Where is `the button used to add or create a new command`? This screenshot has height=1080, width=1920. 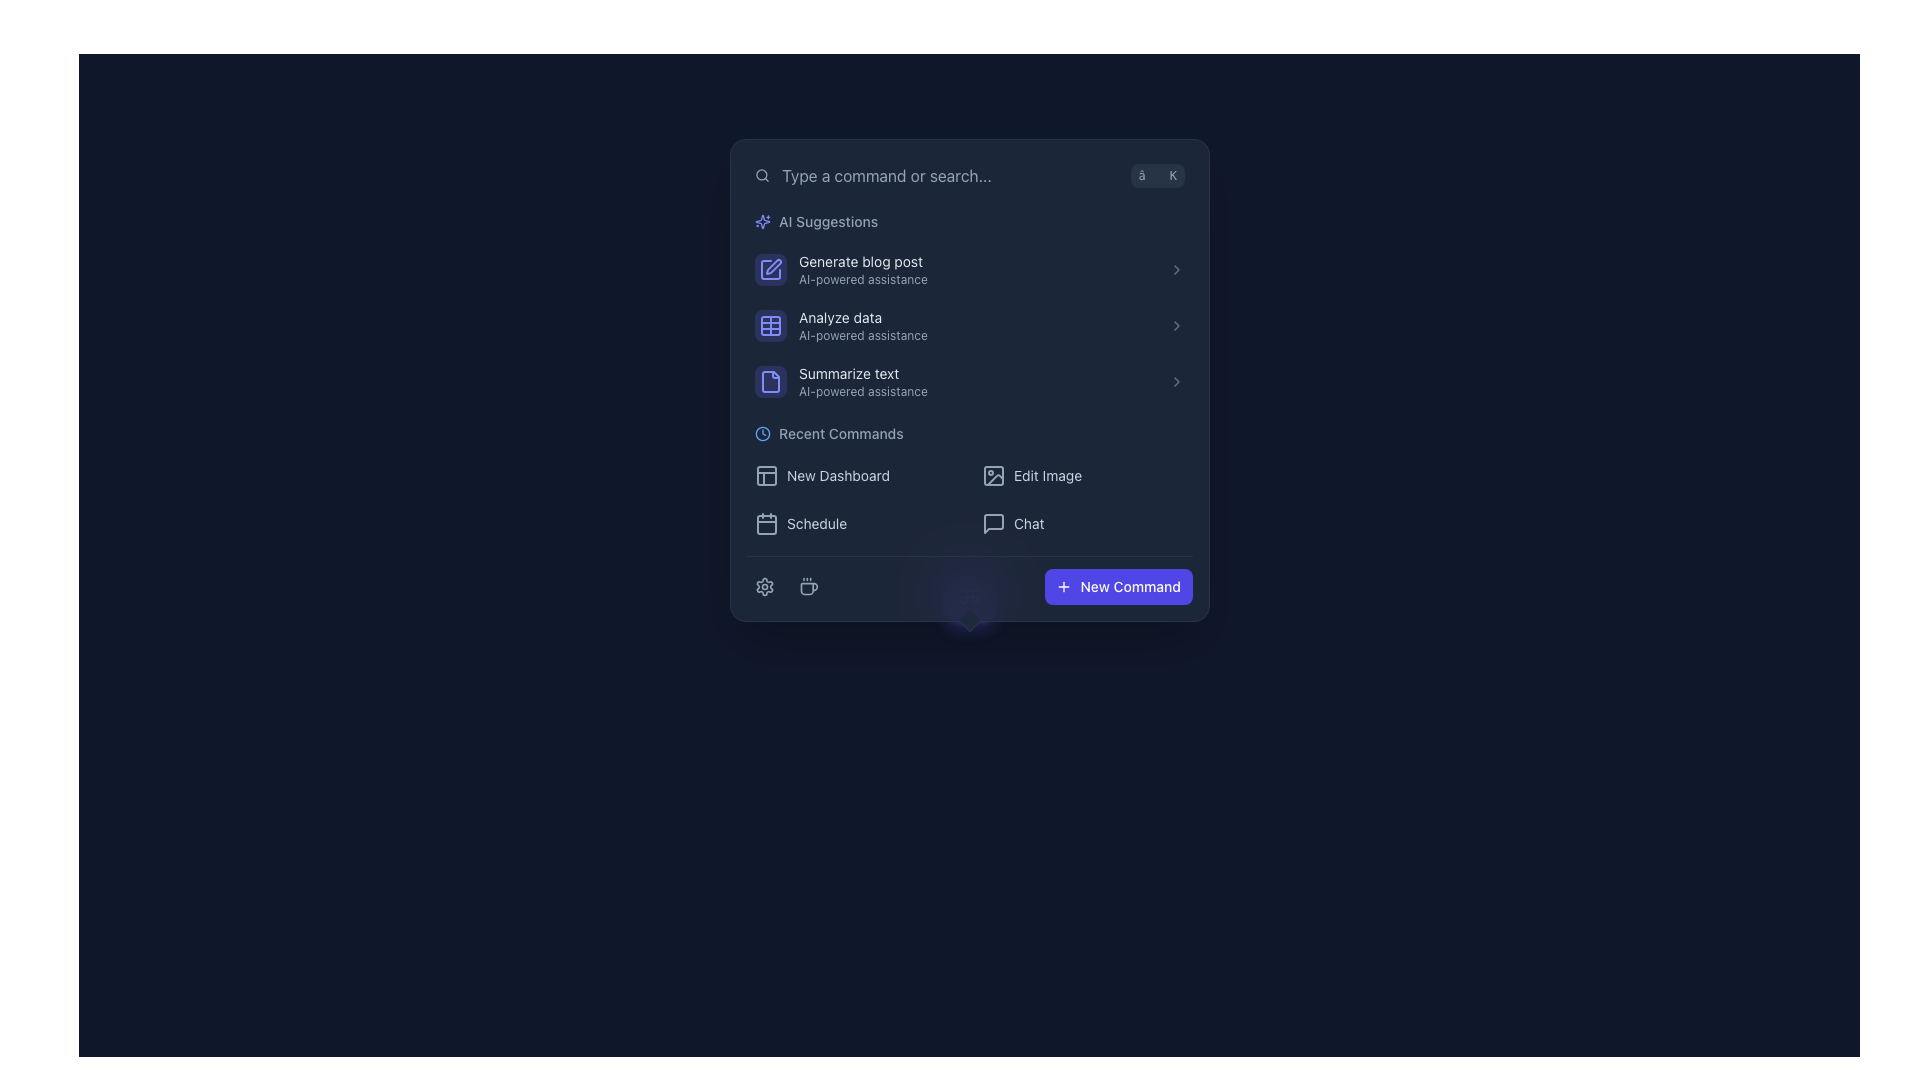
the button used to add or create a new command is located at coordinates (1117, 585).